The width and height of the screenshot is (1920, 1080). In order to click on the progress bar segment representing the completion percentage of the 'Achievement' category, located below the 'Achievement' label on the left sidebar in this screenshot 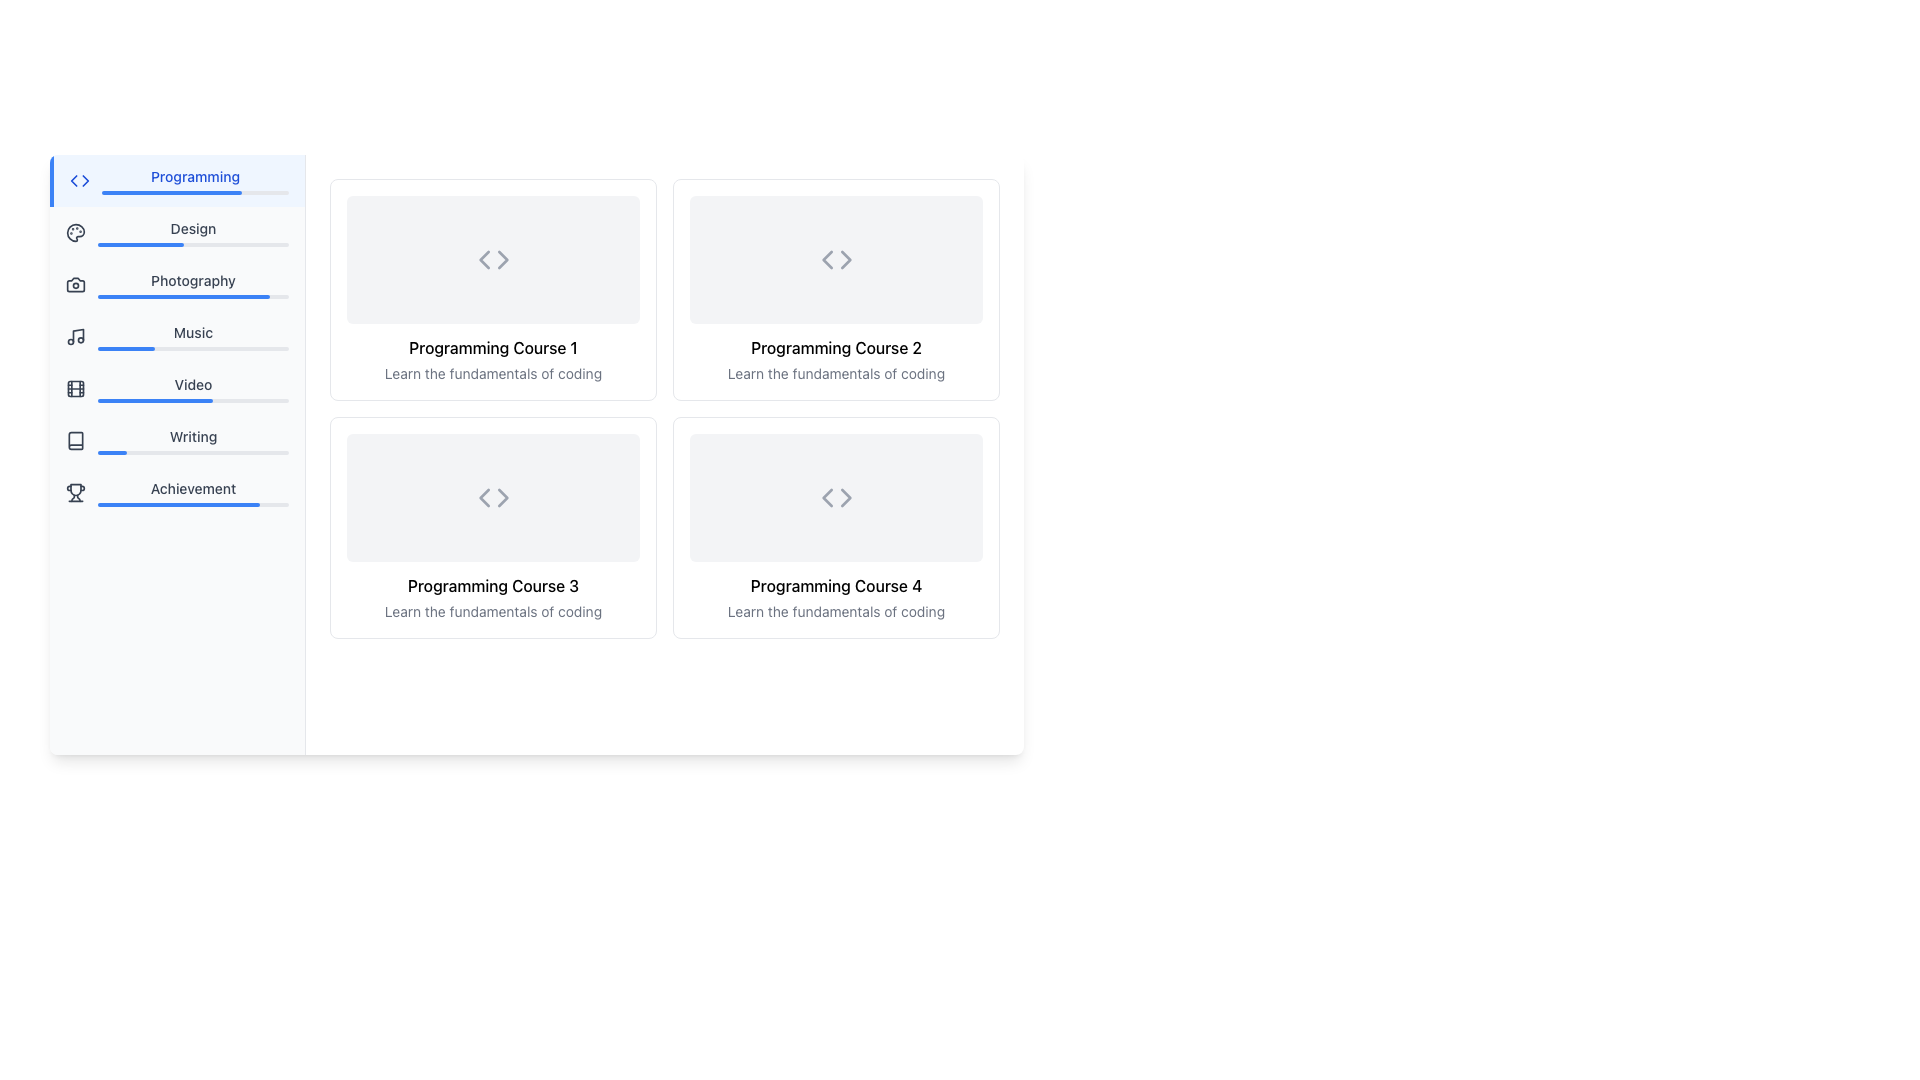, I will do `click(179, 504)`.